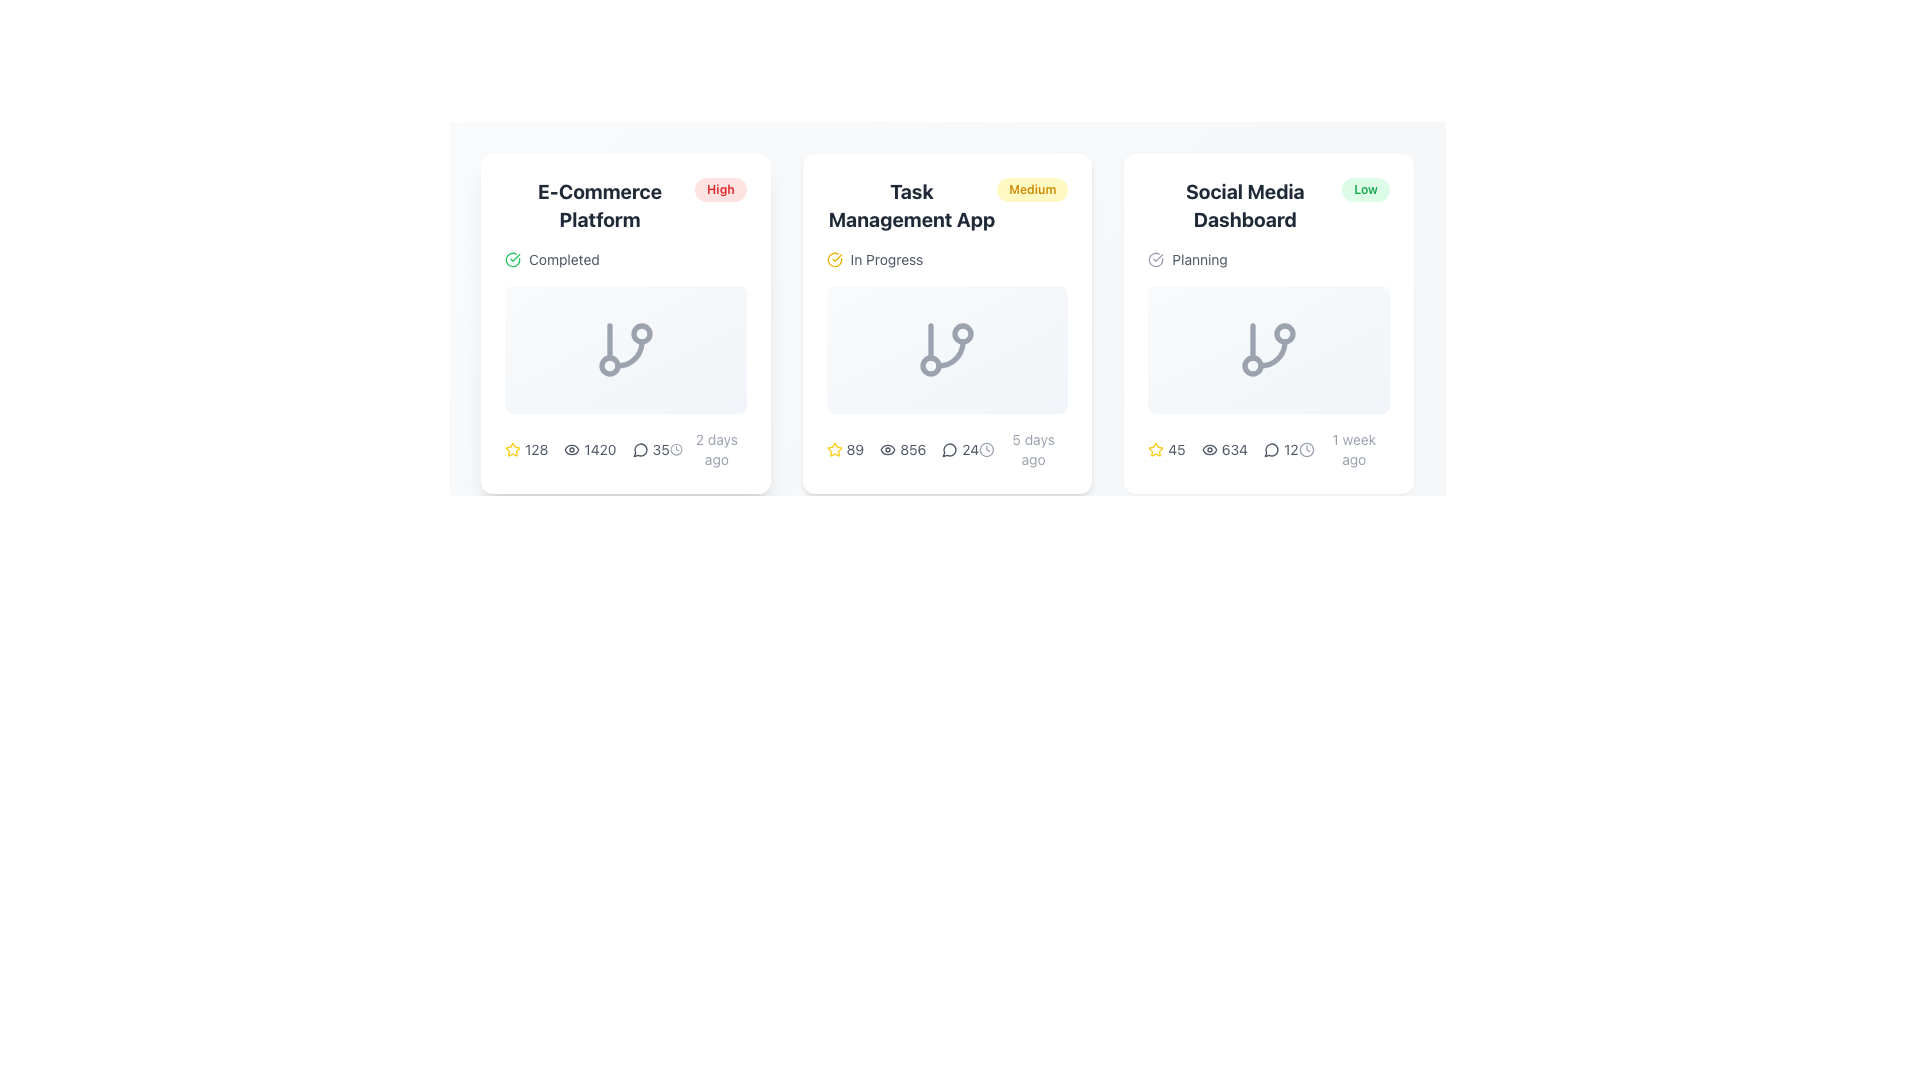  What do you see at coordinates (949, 450) in the screenshot?
I see `the speech bubble icon representing comments or messages, located in the middle segment of the row under the 'Task Management App' card` at bounding box center [949, 450].